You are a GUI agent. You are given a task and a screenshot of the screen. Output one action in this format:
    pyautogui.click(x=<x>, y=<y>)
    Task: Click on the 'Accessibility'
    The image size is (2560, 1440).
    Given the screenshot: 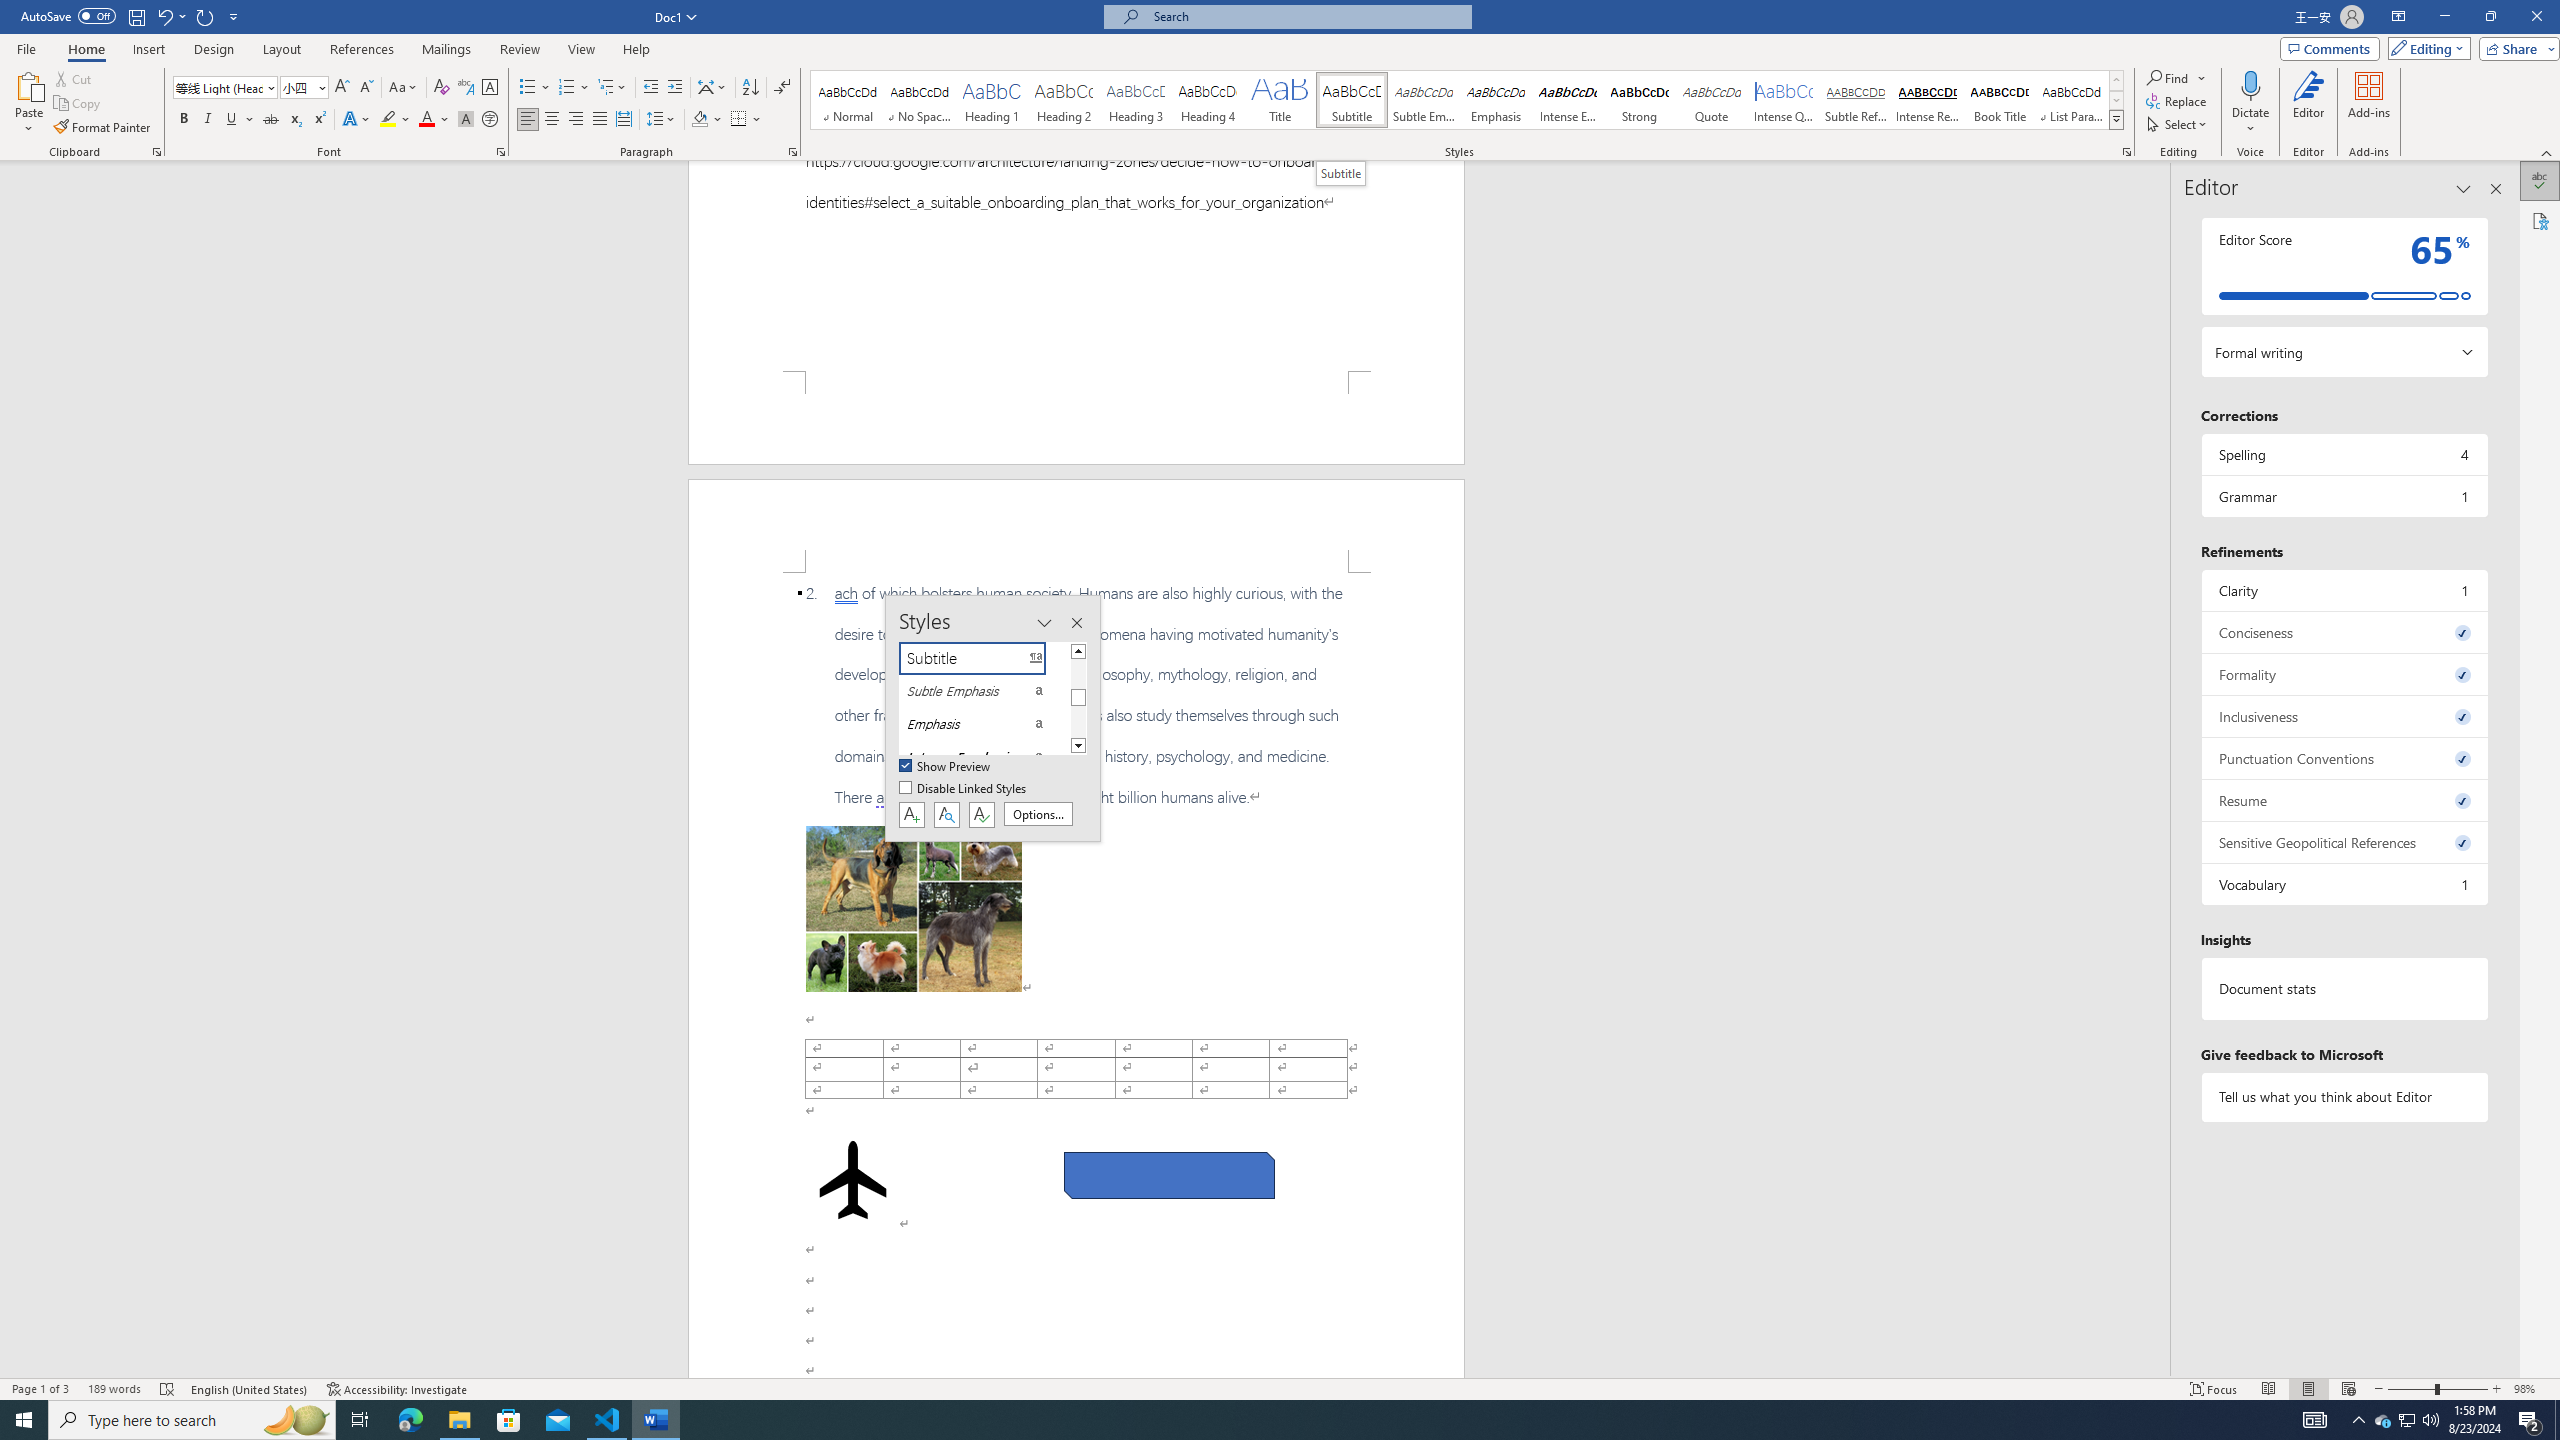 What is the action you would take?
    pyautogui.click(x=2539, y=221)
    